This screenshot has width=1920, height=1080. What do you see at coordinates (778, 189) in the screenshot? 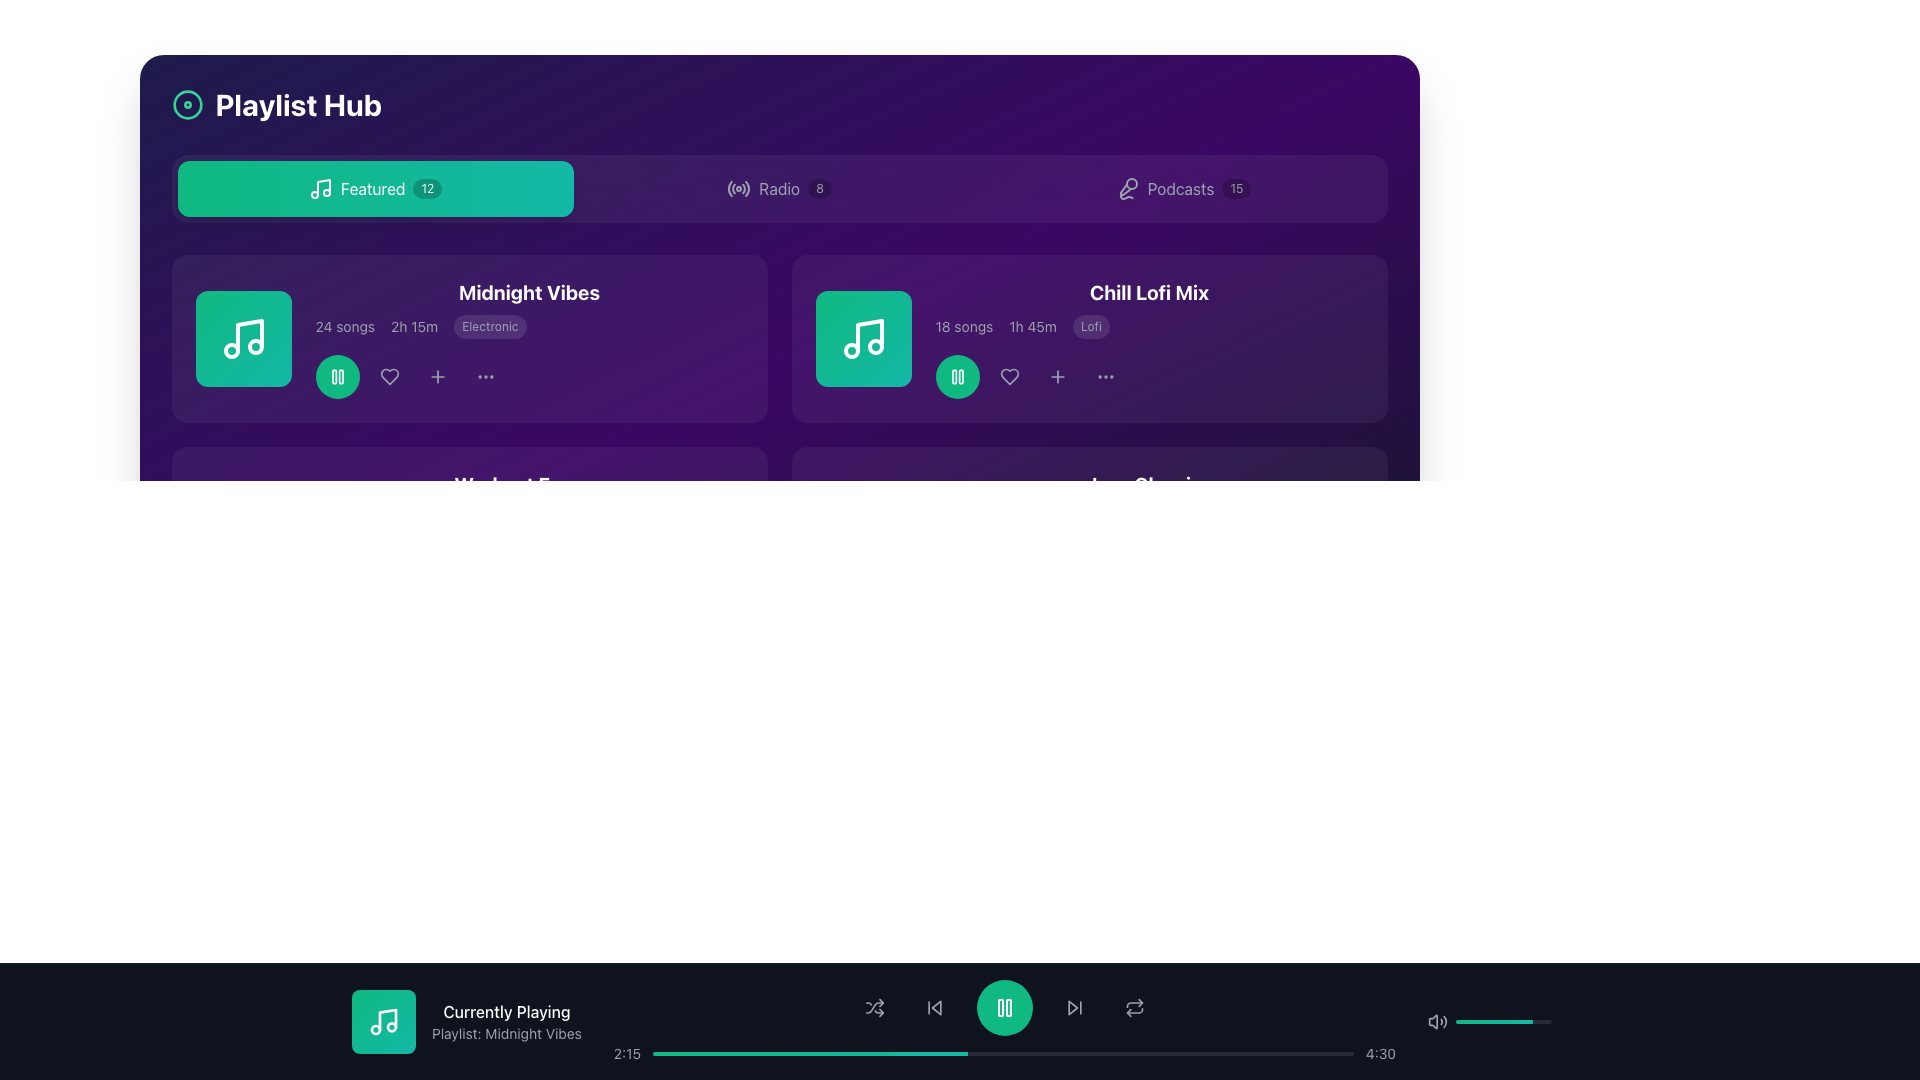
I see `the label displaying the word 'Radio' in light gray color, which is located in the header area of the interface, to the right of the radio signal icon and to the left of the badge showing '8'` at bounding box center [778, 189].